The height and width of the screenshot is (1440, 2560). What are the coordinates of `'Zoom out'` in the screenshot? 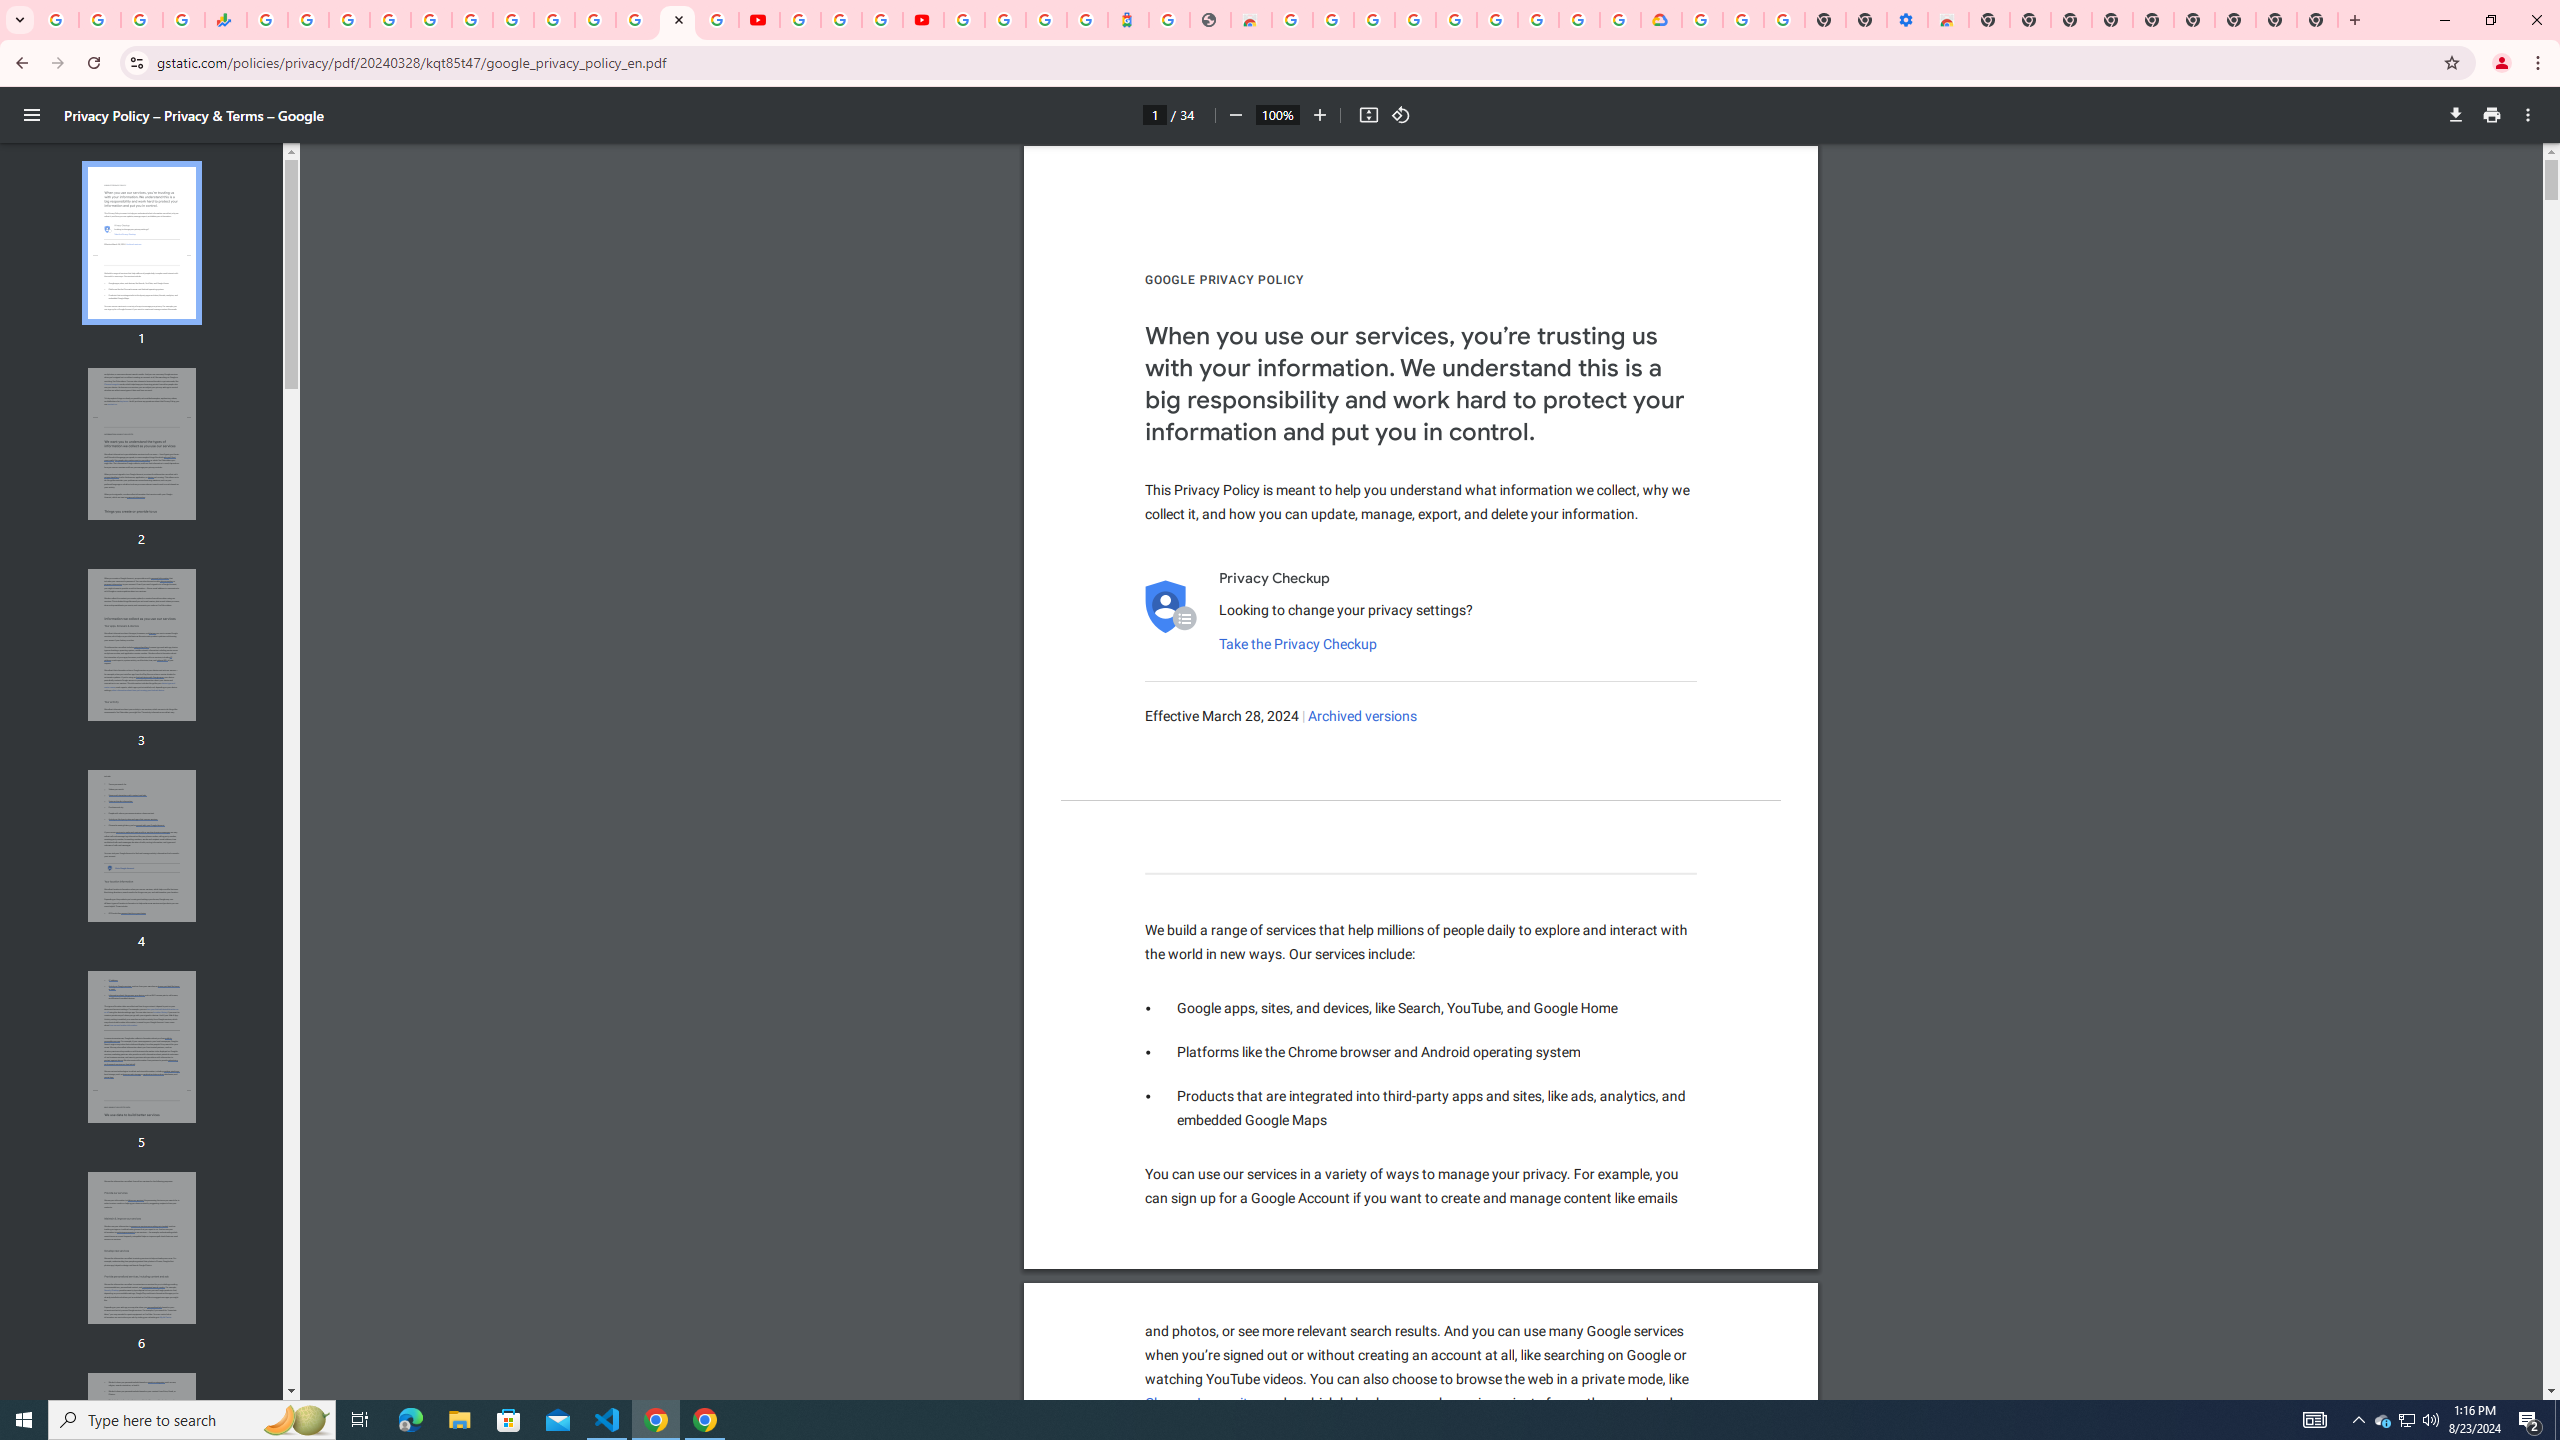 It's located at (1235, 114).